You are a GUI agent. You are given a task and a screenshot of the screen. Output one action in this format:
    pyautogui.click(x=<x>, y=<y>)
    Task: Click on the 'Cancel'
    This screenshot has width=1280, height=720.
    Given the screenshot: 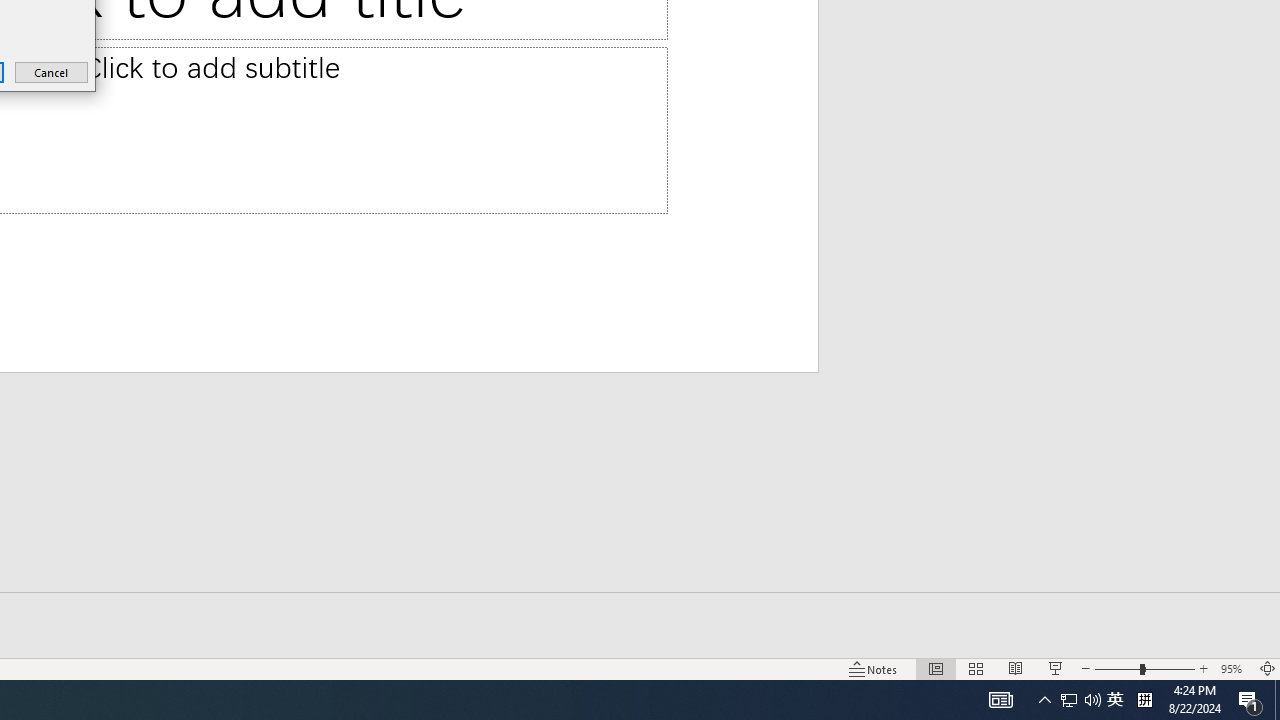 What is the action you would take?
    pyautogui.click(x=51, y=71)
    